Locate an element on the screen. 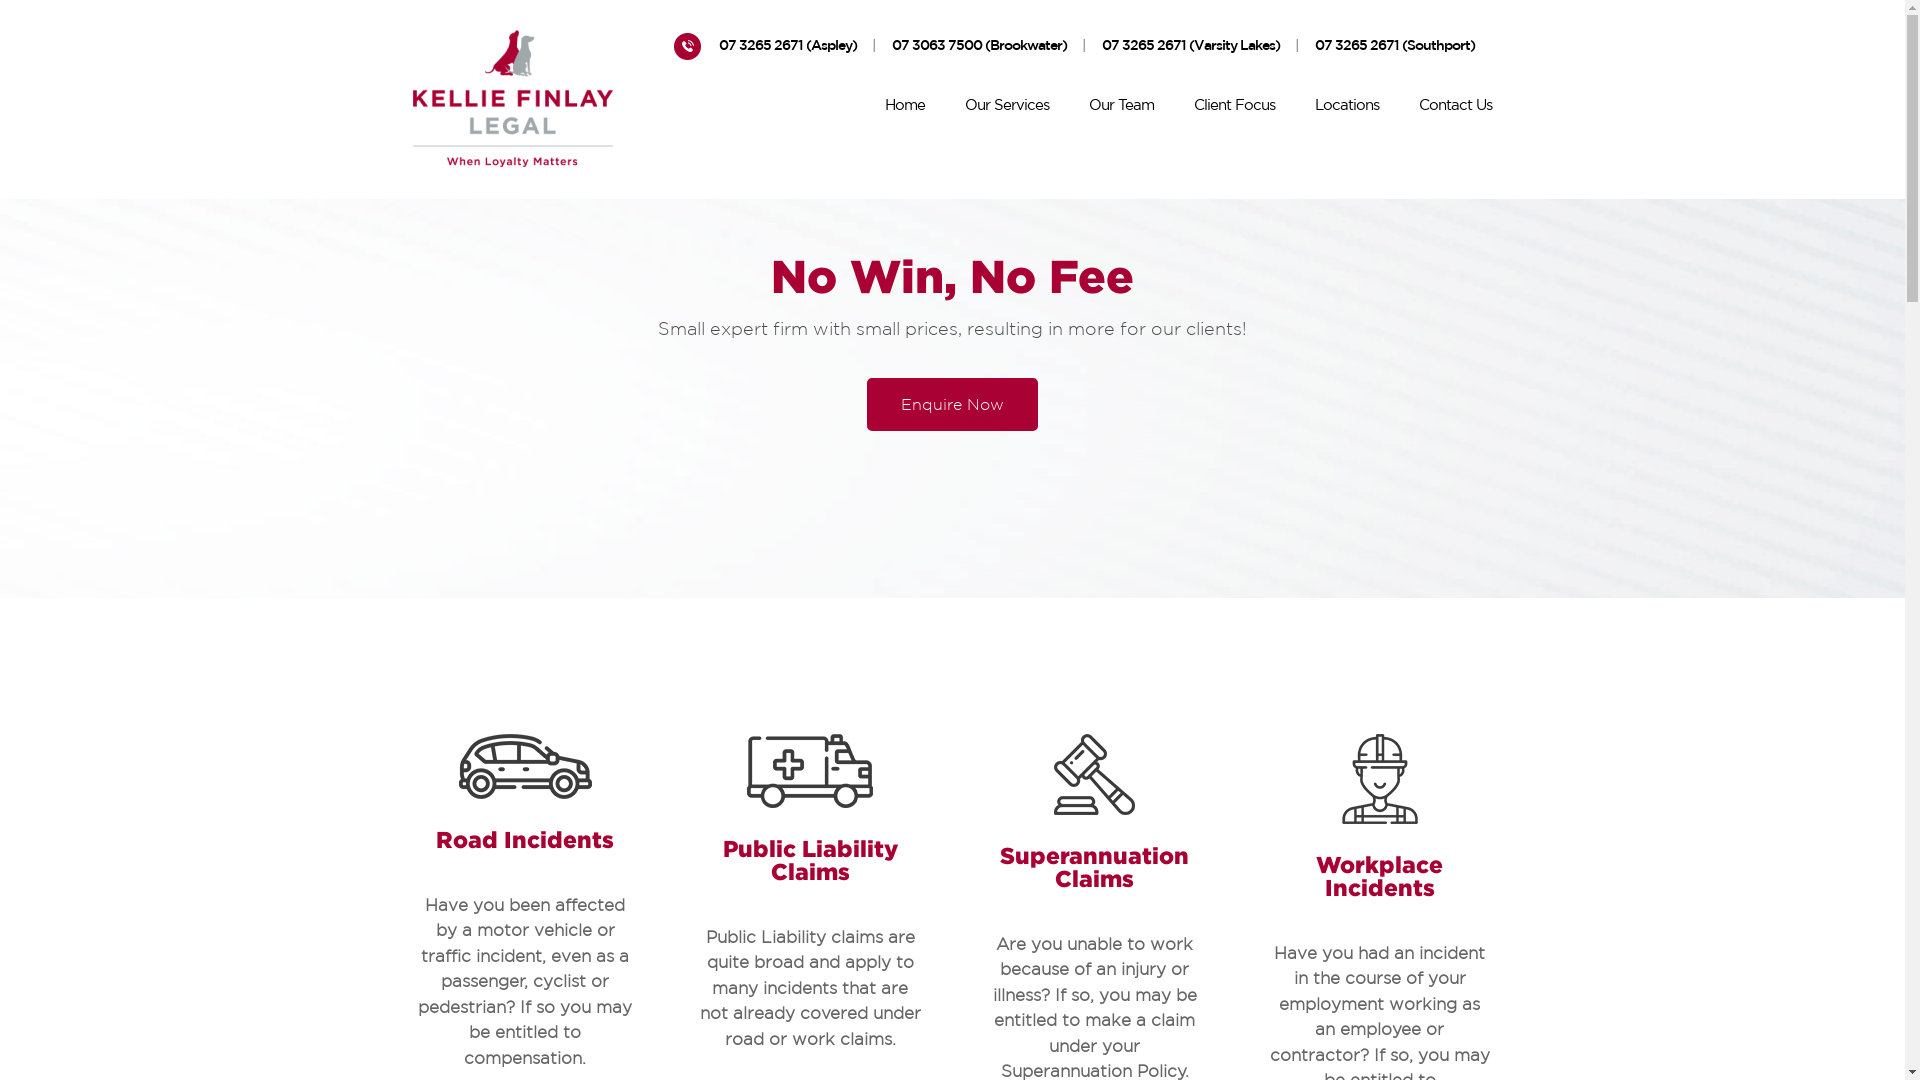 The width and height of the screenshot is (1920, 1080). 'Contact Us' is located at coordinates (1455, 108).